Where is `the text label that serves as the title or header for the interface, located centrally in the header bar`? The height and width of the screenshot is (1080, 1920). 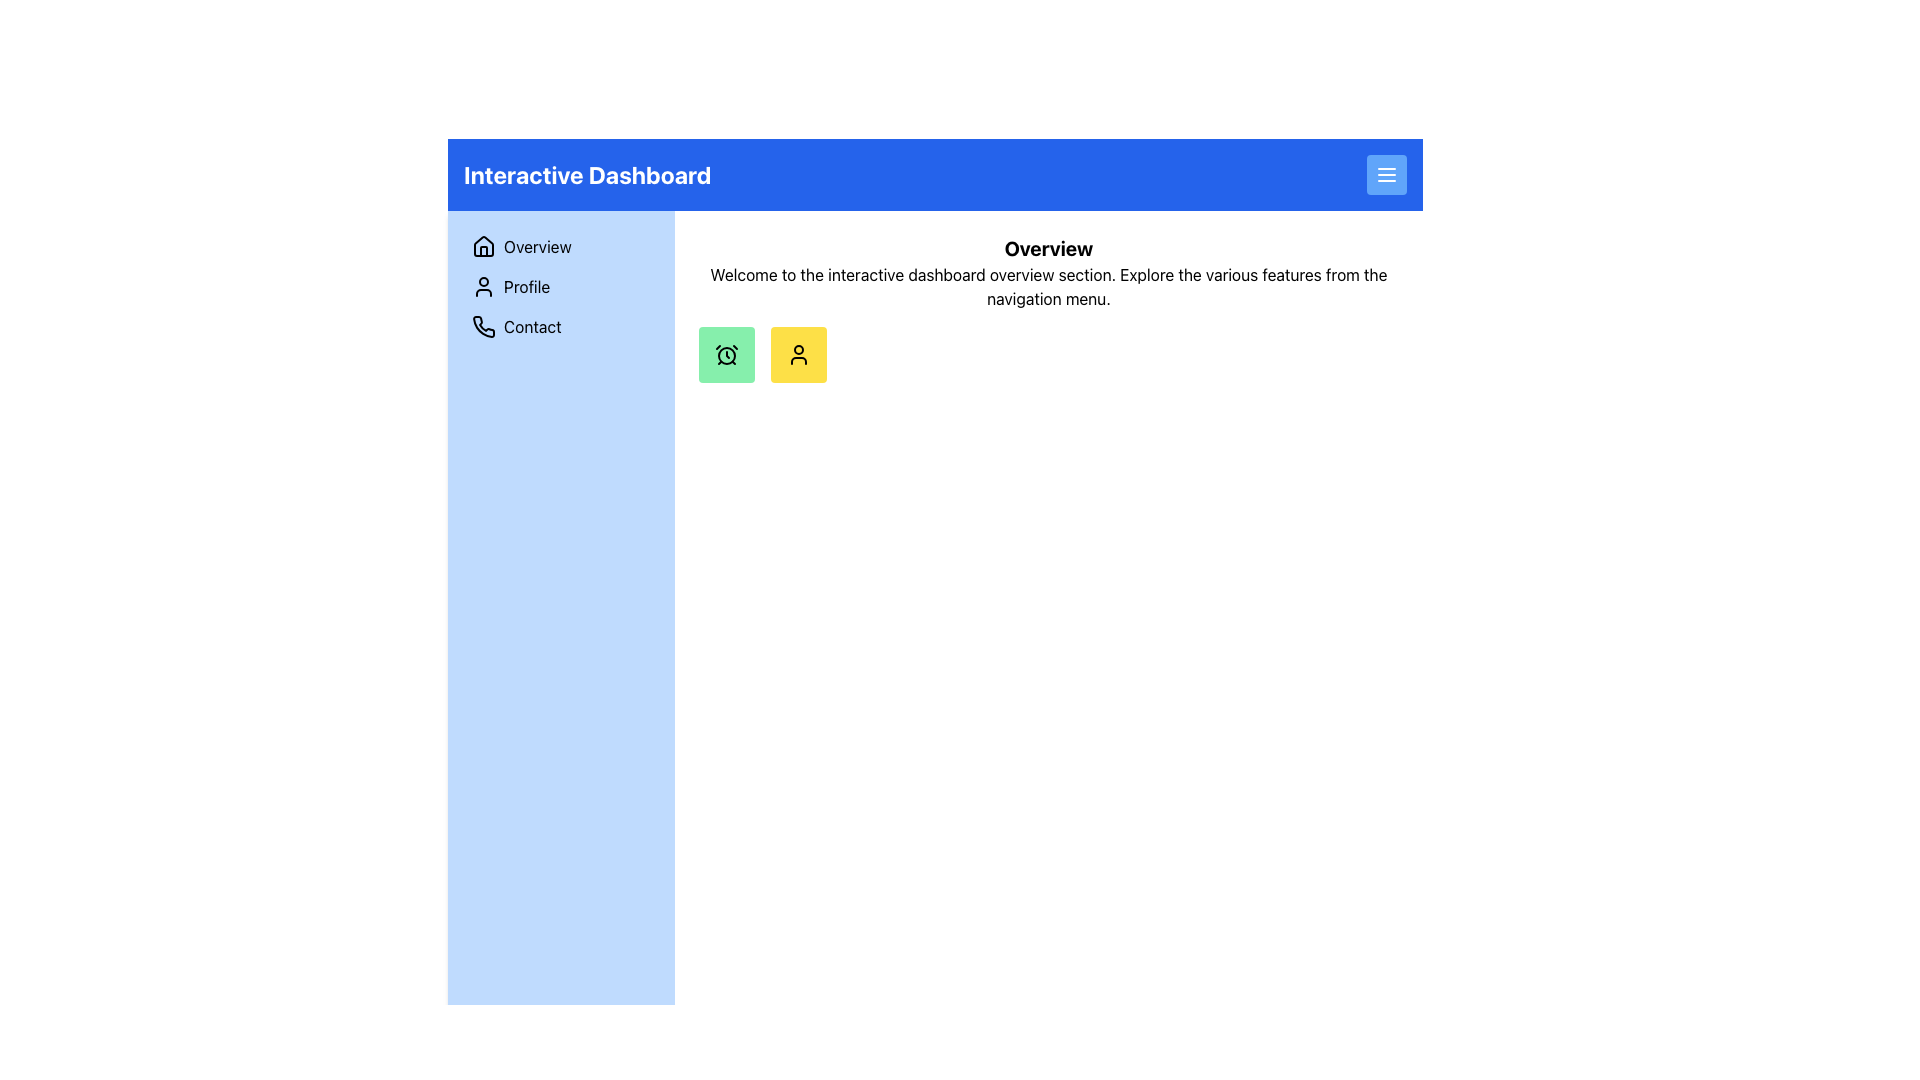 the text label that serves as the title or header for the interface, located centrally in the header bar is located at coordinates (586, 173).